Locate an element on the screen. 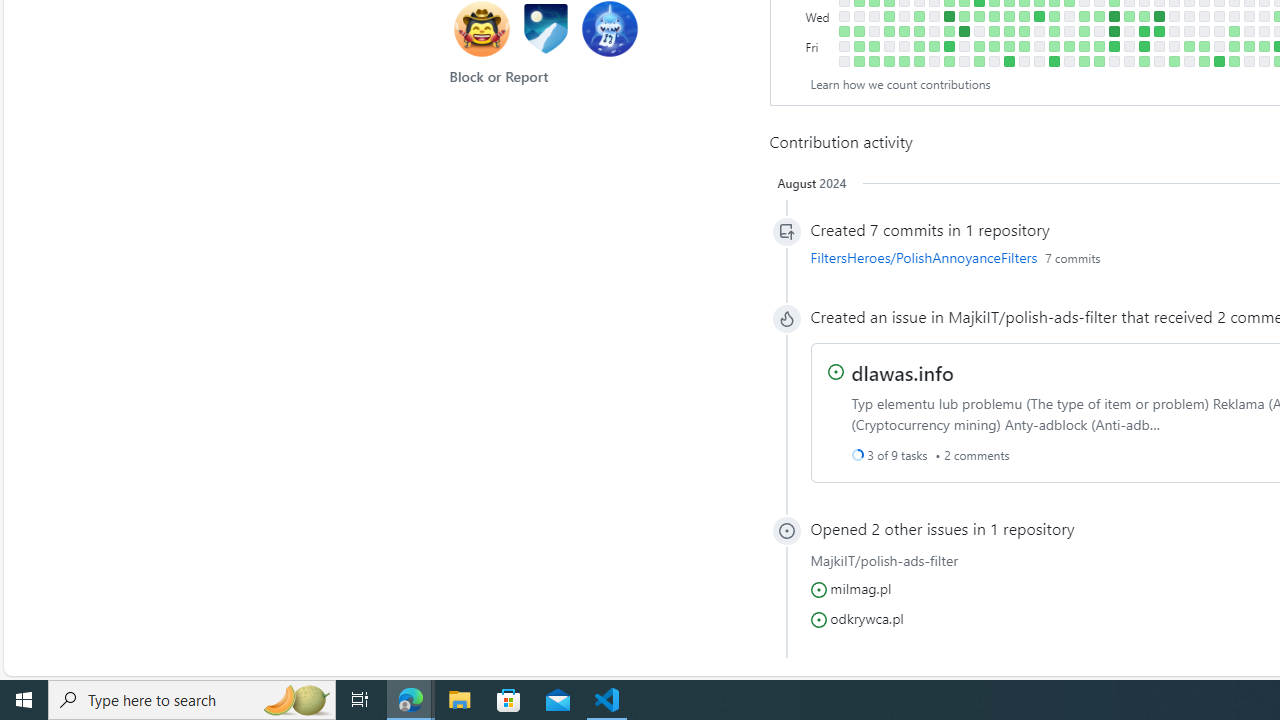 This screenshot has height=720, width=1280. '1 contribution on October 12th.' is located at coordinates (948, 31).